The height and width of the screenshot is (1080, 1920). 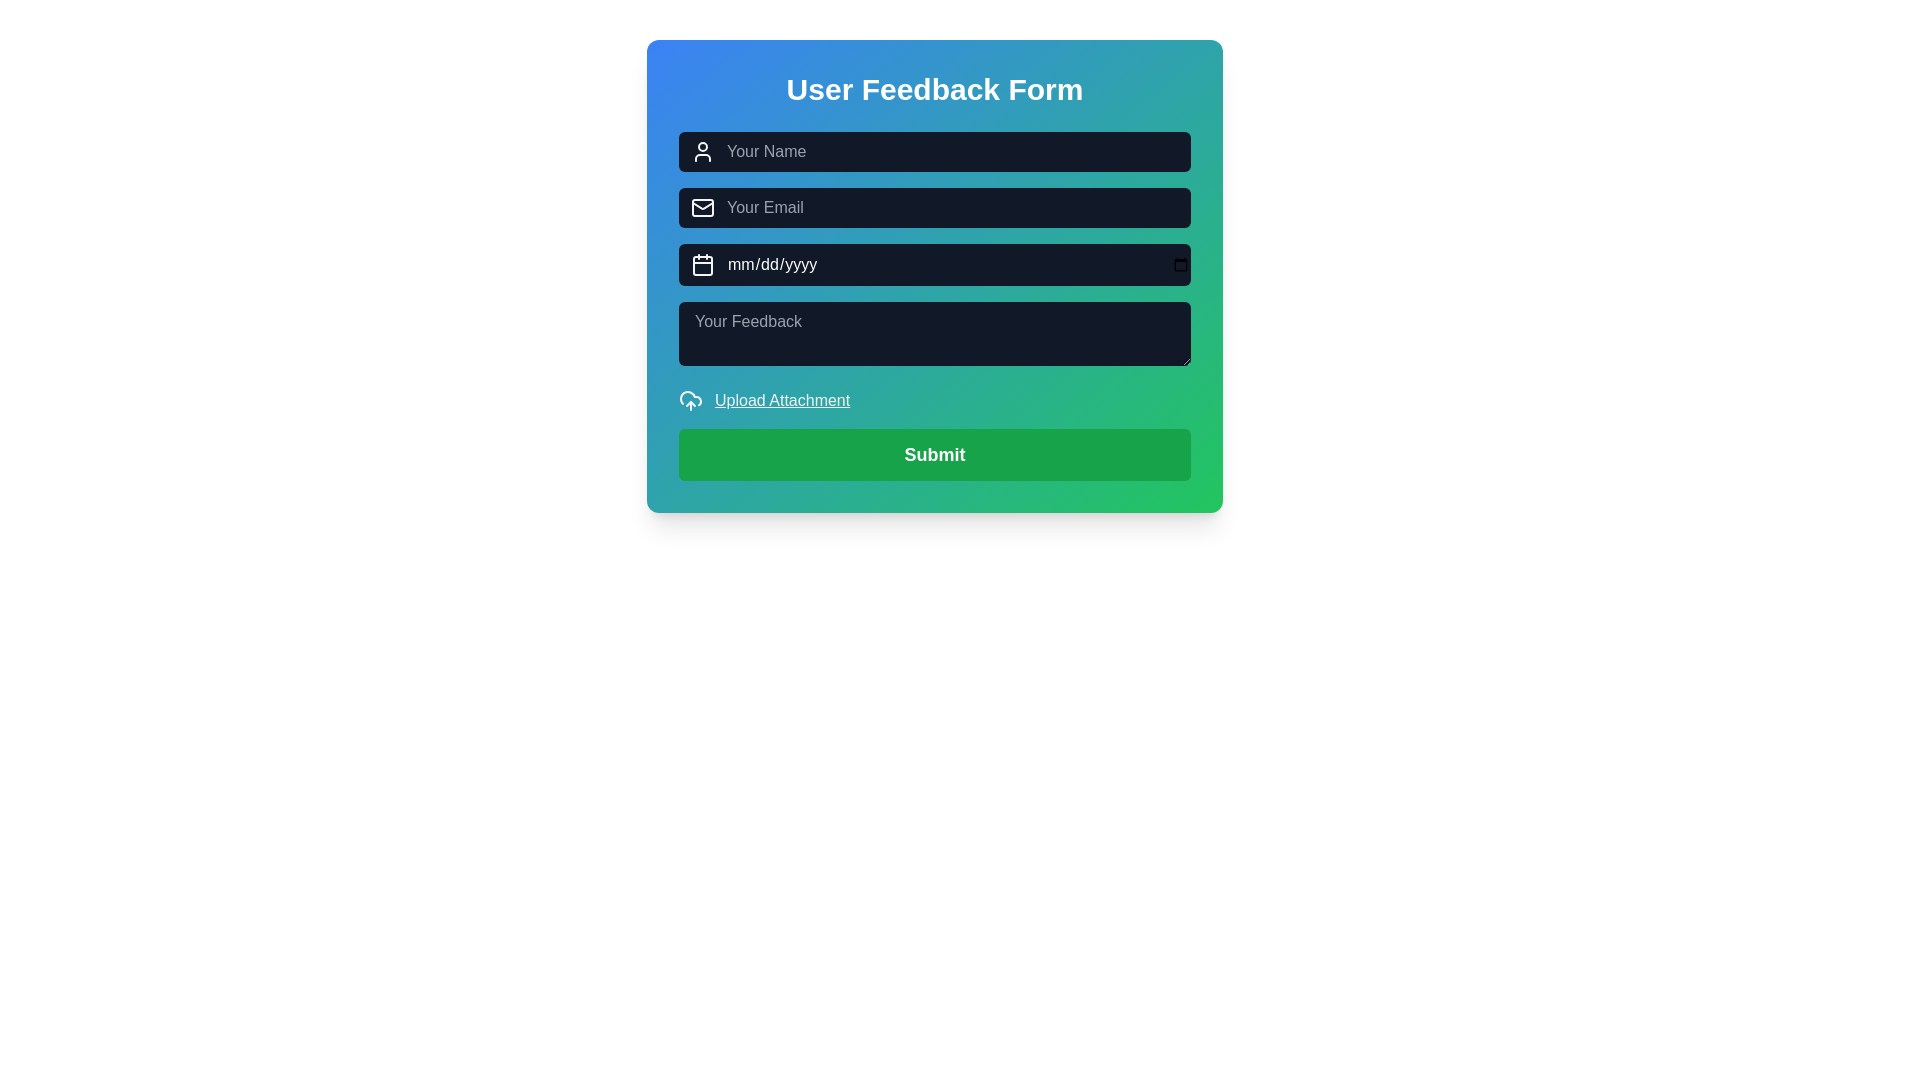 What do you see at coordinates (934, 401) in the screenshot?
I see `the Interactive Upload Button located below the 'Your Feedback' input field and above the 'Submit' button to upload a file` at bounding box center [934, 401].